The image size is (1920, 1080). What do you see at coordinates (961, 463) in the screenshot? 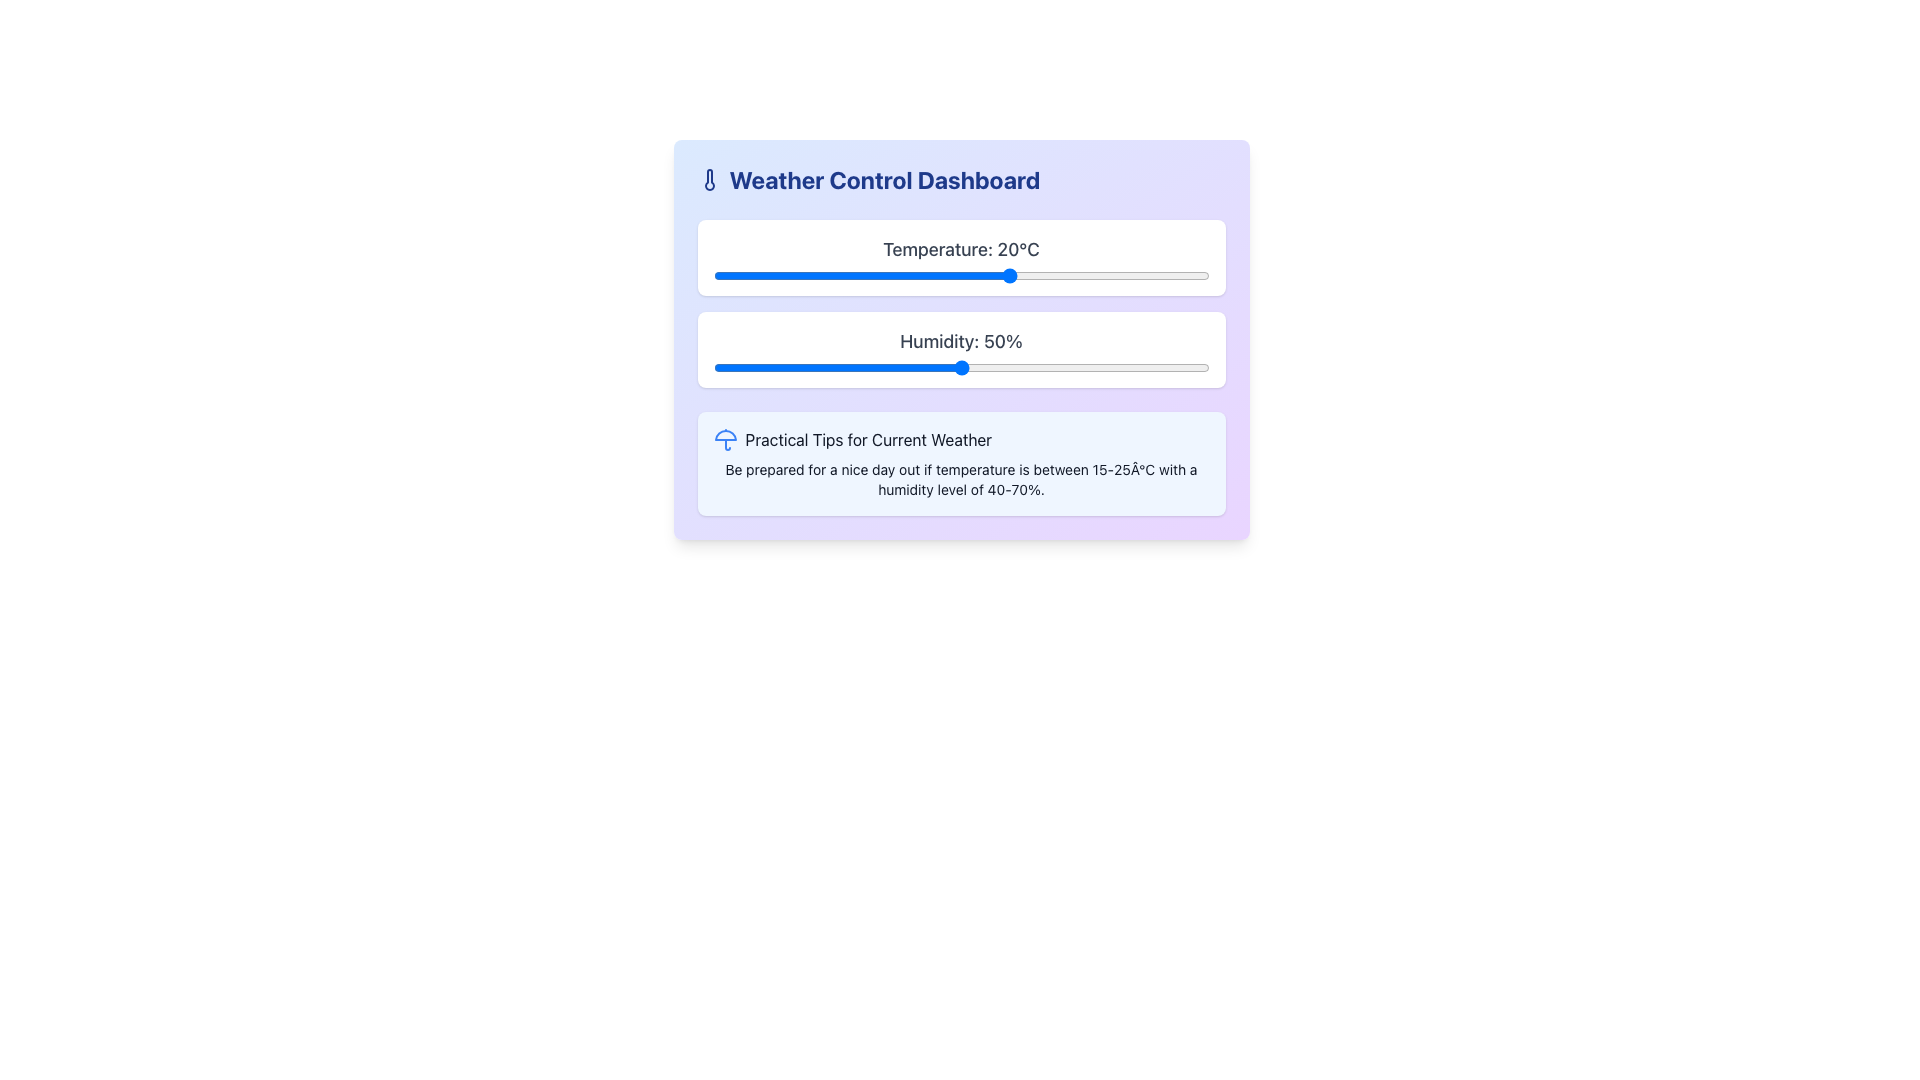
I see `text content from the Informational Panel located below the 'Humidity: 50%' section in the 'Weather Control Dashboard.'` at bounding box center [961, 463].